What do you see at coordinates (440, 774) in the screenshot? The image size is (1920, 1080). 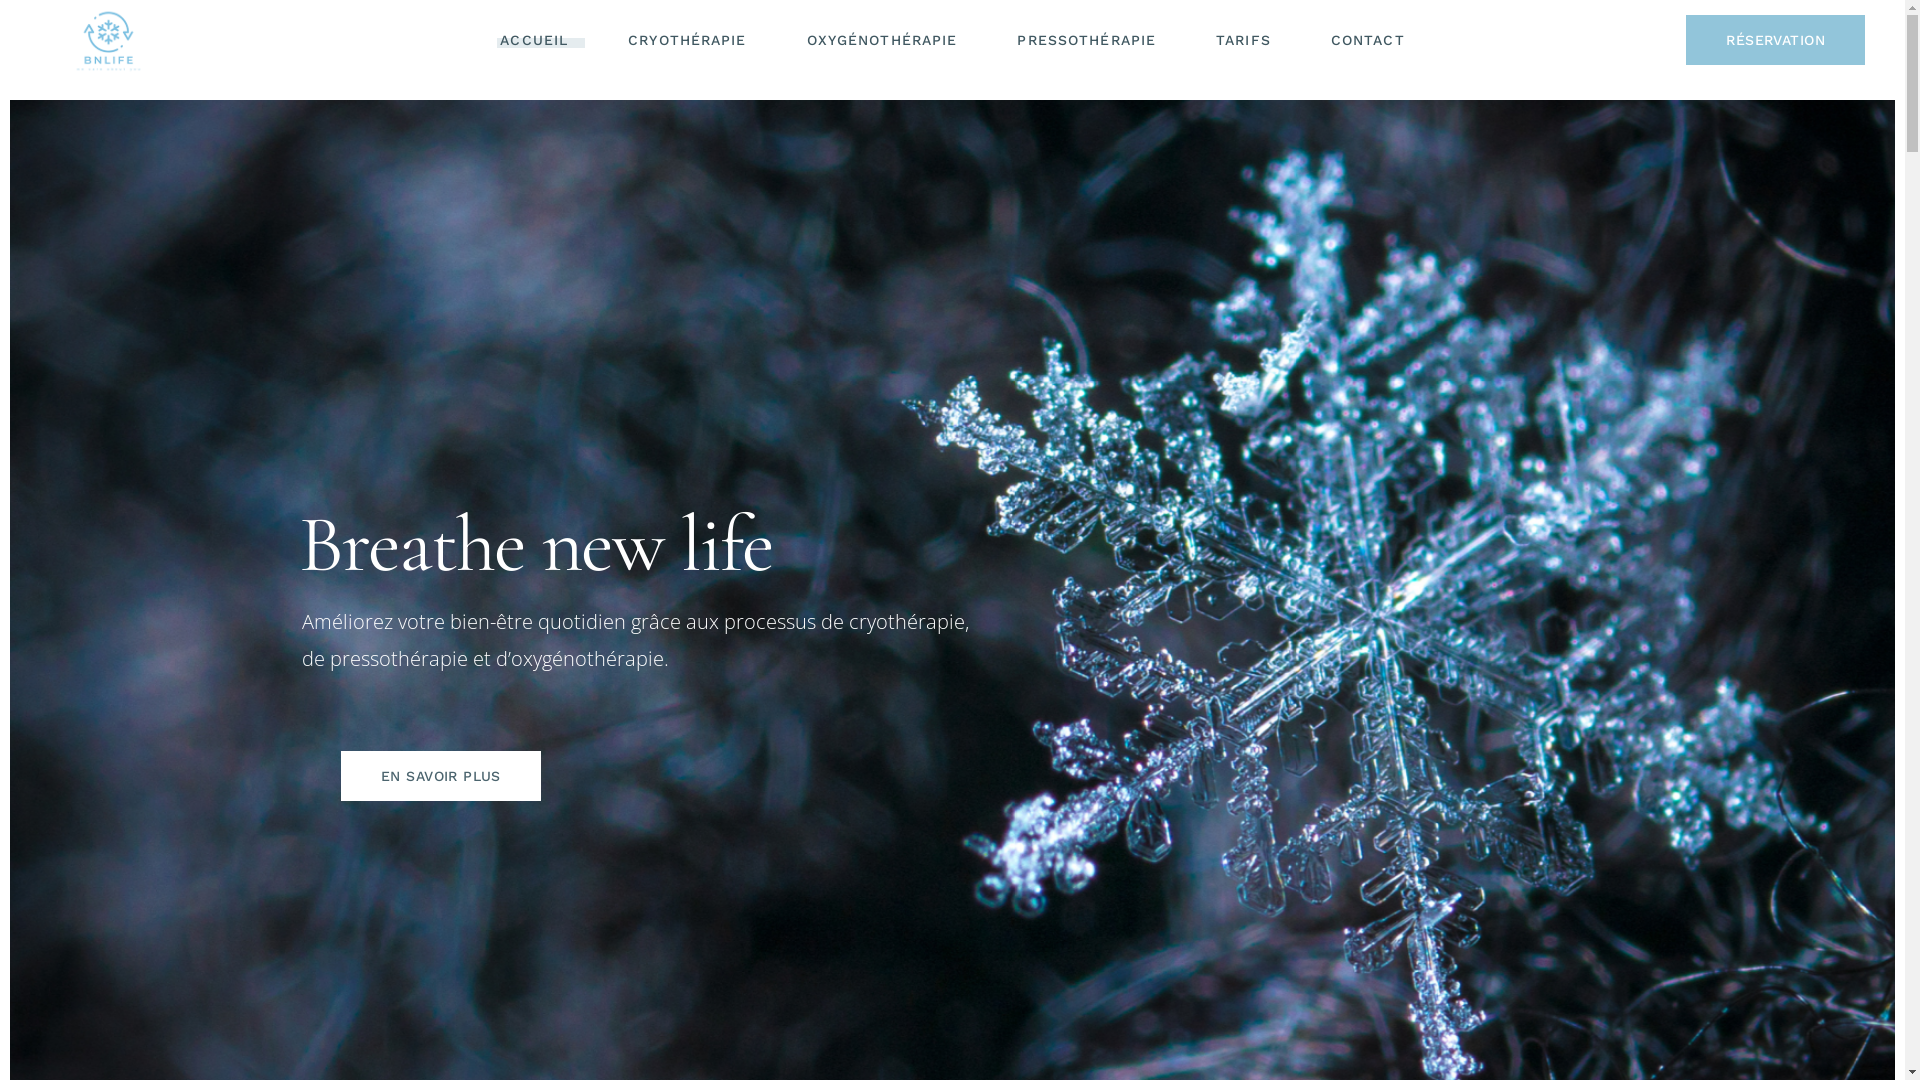 I see `'EN SAVOIR PLUS'` at bounding box center [440, 774].